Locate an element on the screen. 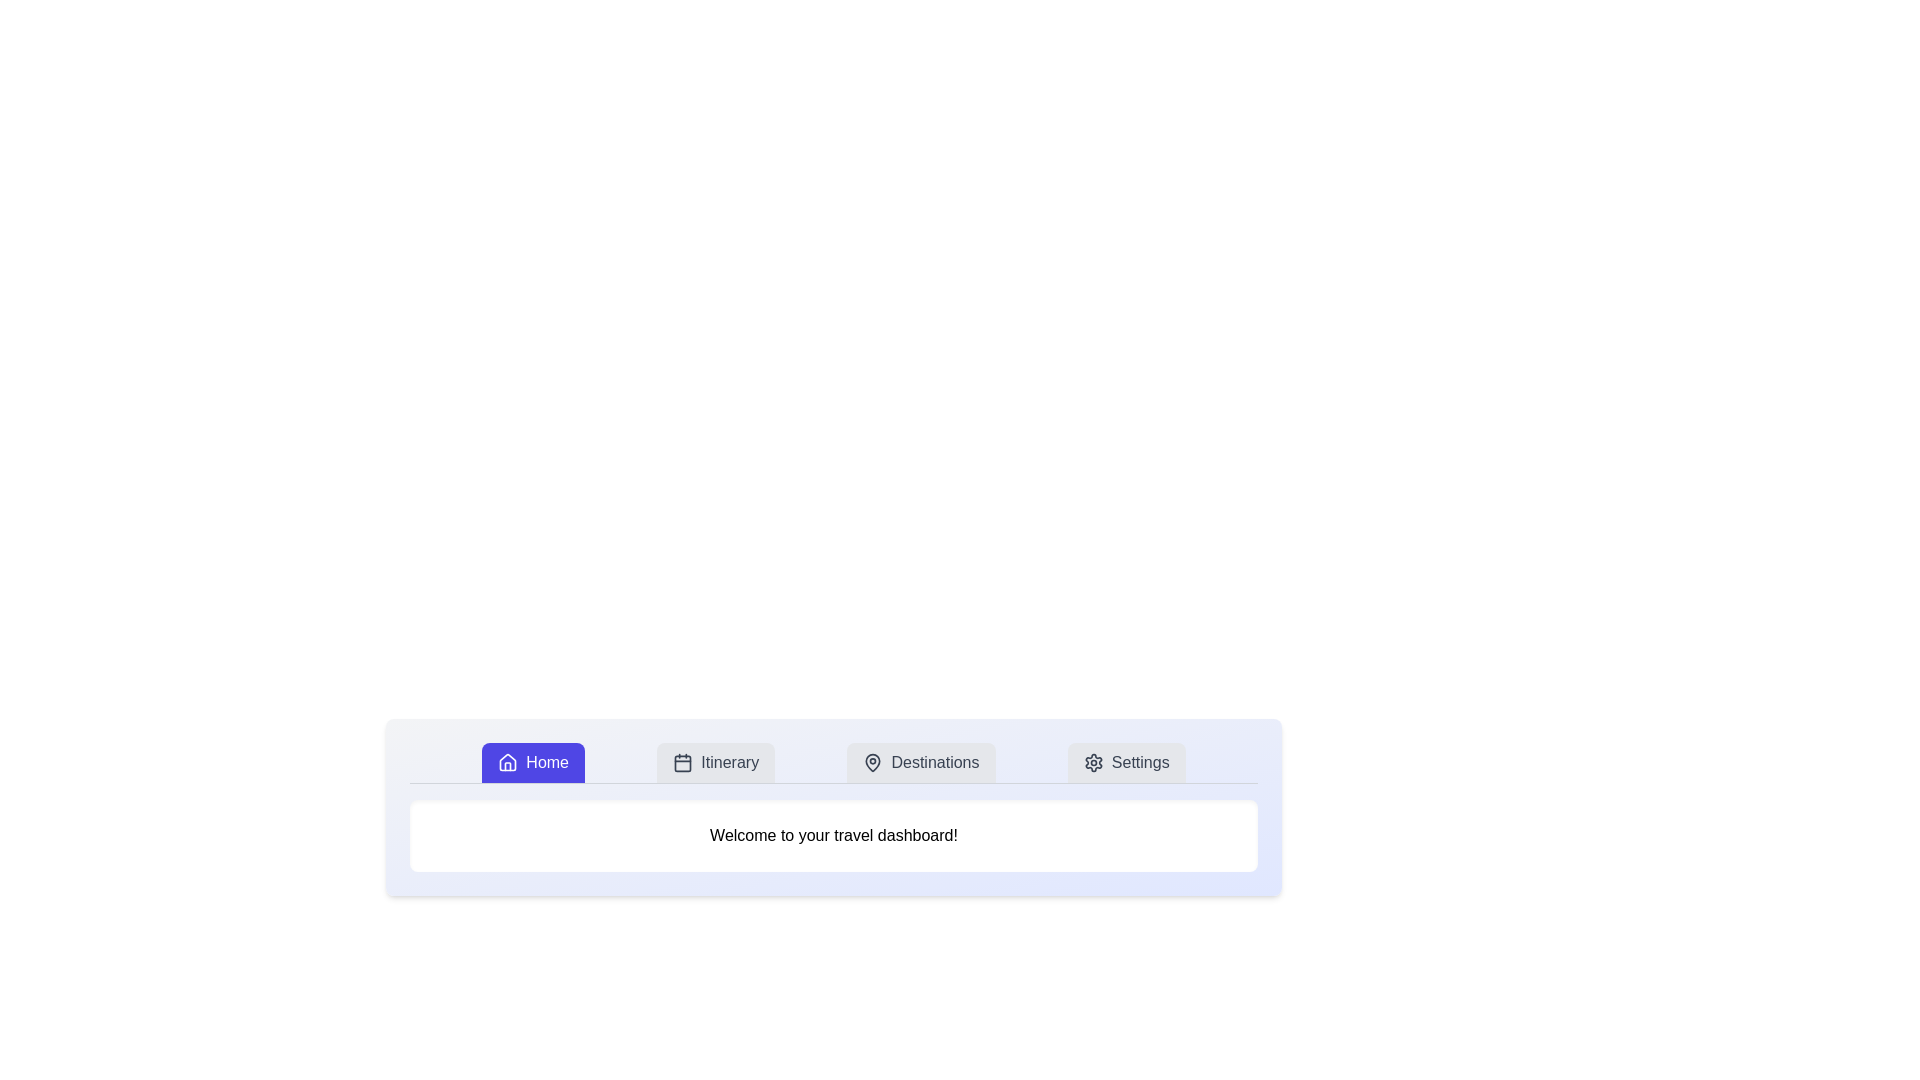 The height and width of the screenshot is (1080, 1920). the Navigation Bar for accessibility is located at coordinates (834, 763).